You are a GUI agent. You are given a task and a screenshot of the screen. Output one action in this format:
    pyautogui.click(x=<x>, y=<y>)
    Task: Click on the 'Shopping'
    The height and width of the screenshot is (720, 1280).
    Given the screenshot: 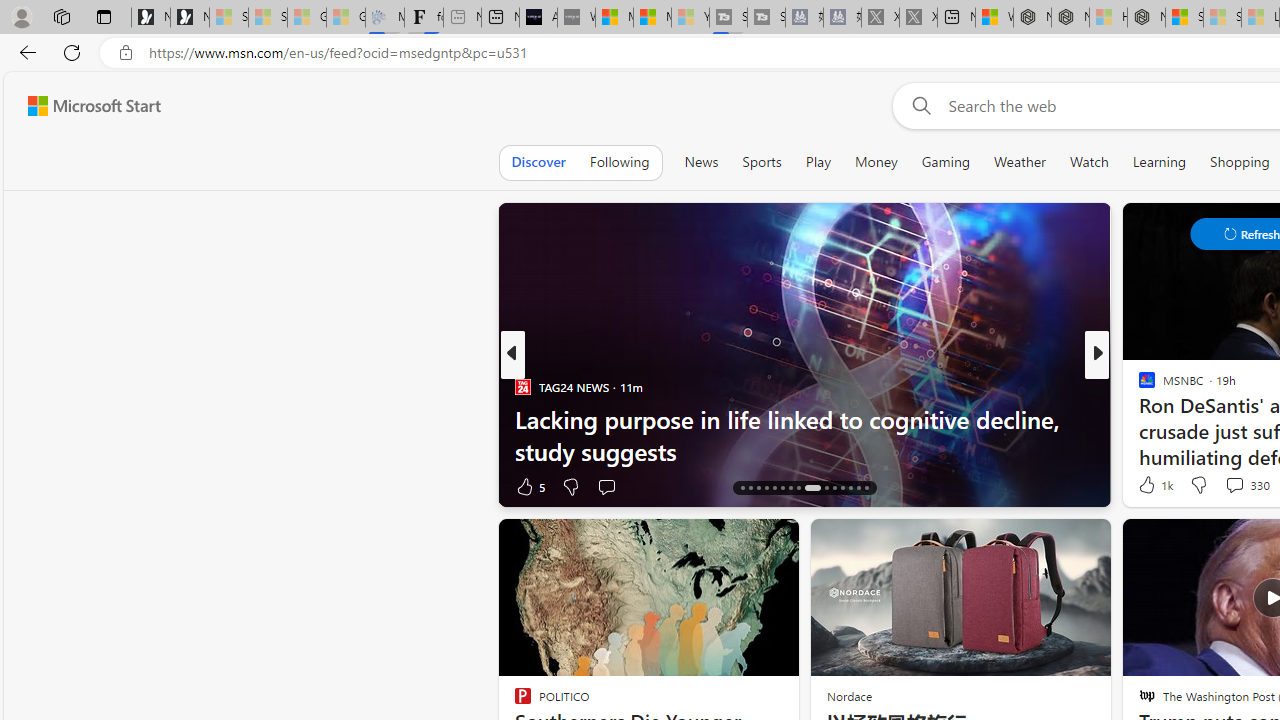 What is the action you would take?
    pyautogui.click(x=1239, y=161)
    